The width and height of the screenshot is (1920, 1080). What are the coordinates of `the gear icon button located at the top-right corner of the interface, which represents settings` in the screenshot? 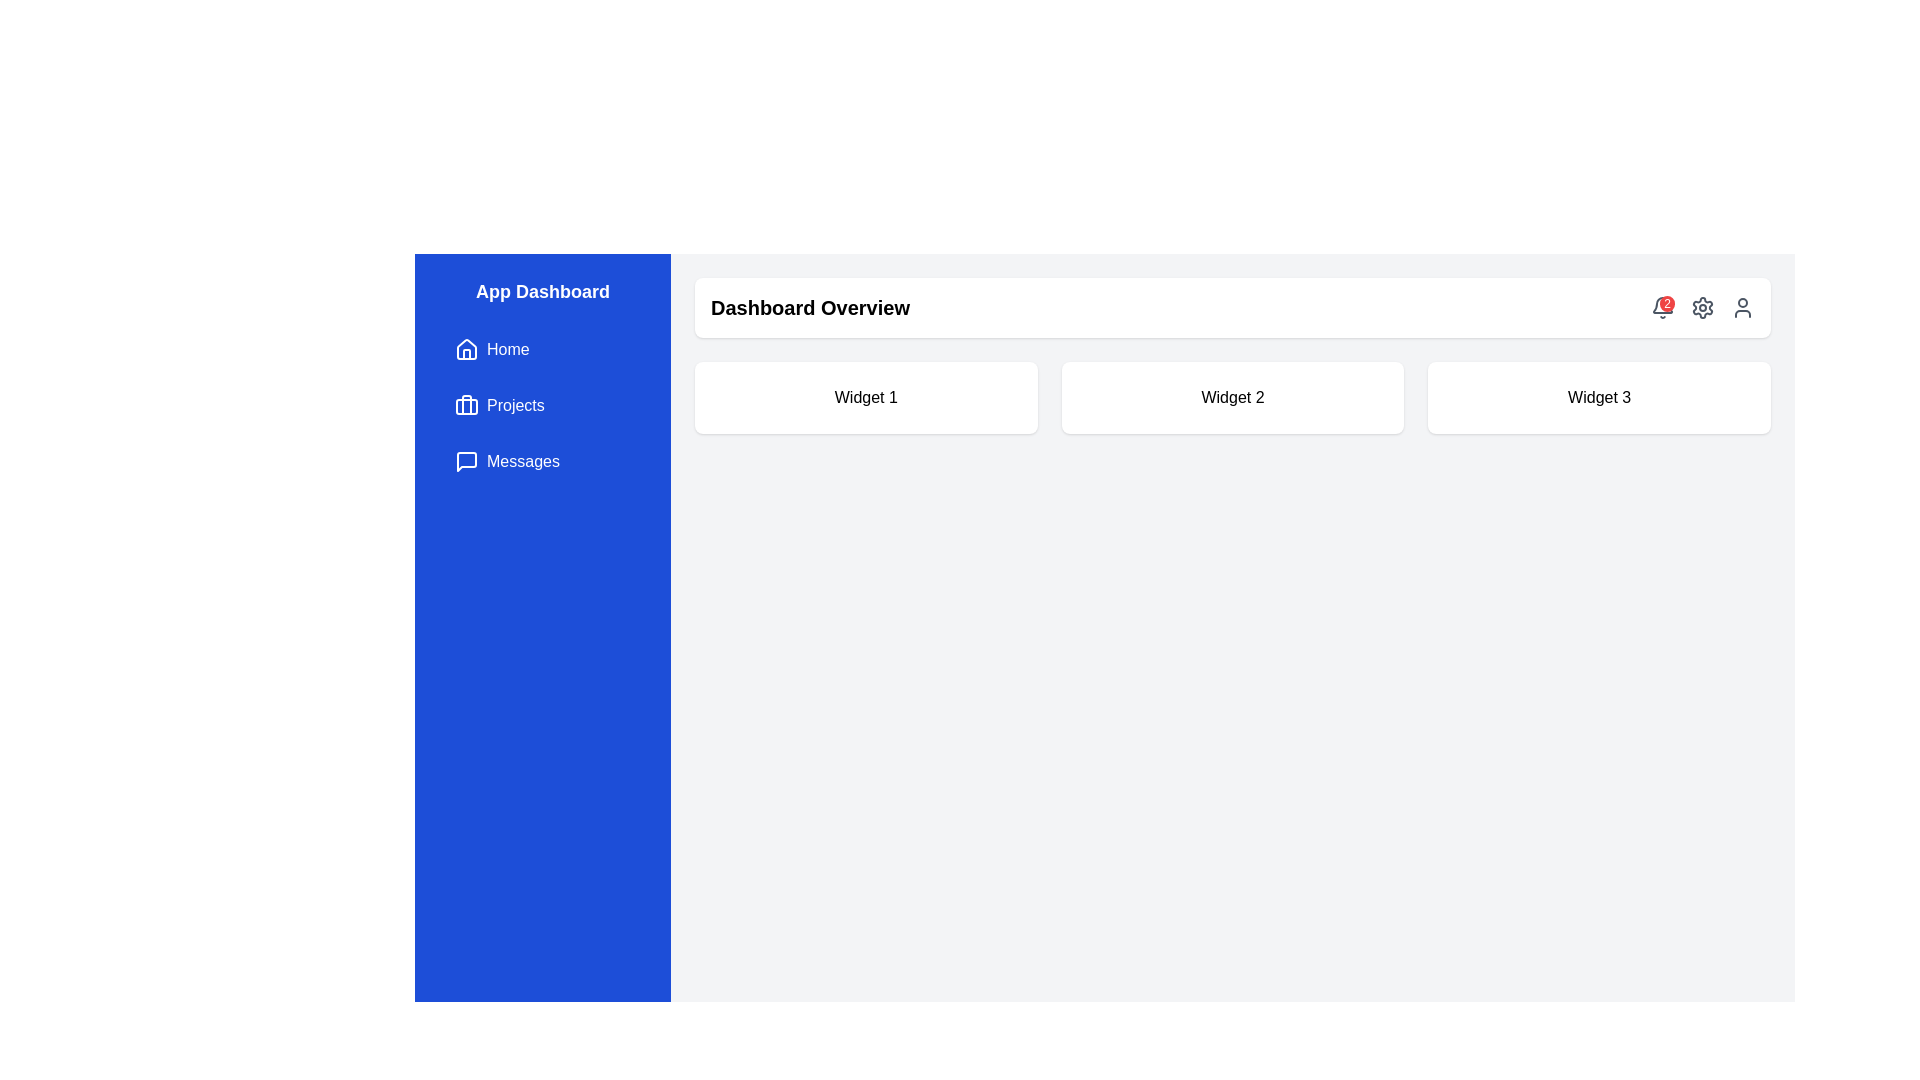 It's located at (1702, 308).